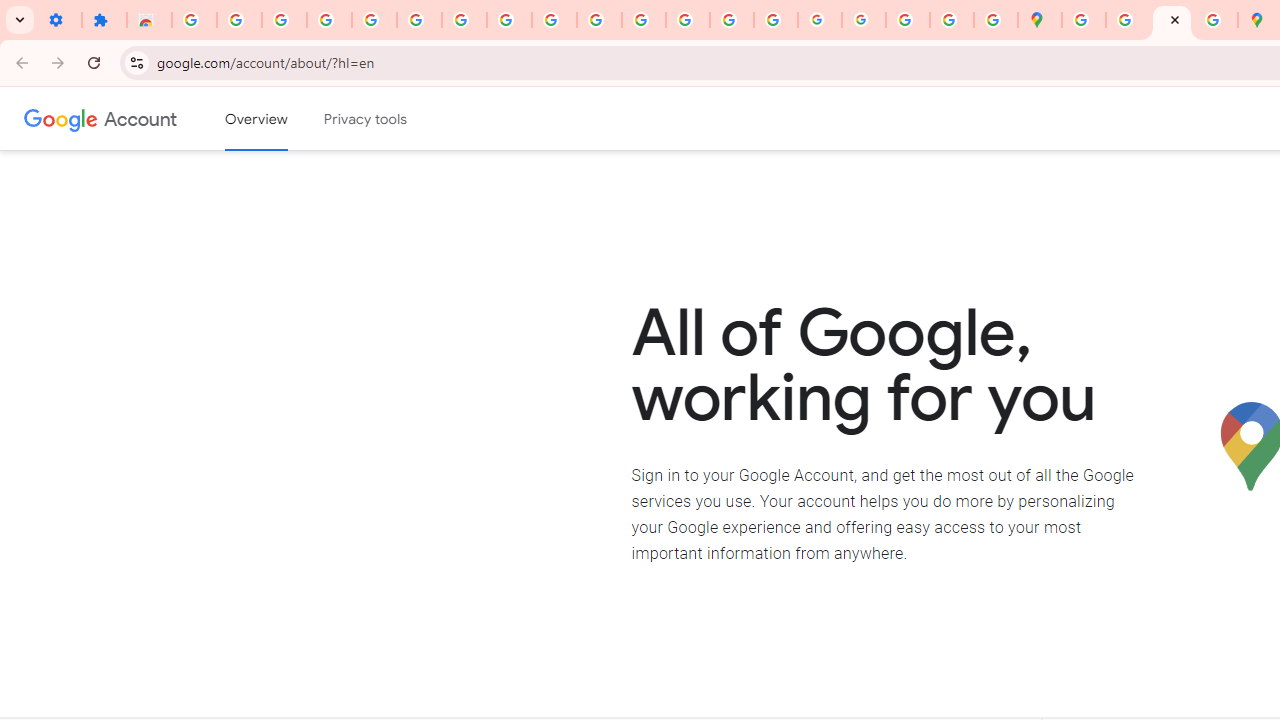 This screenshot has height=720, width=1280. Describe the element at coordinates (59, 20) in the screenshot. I see `'Settings - On startup'` at that location.